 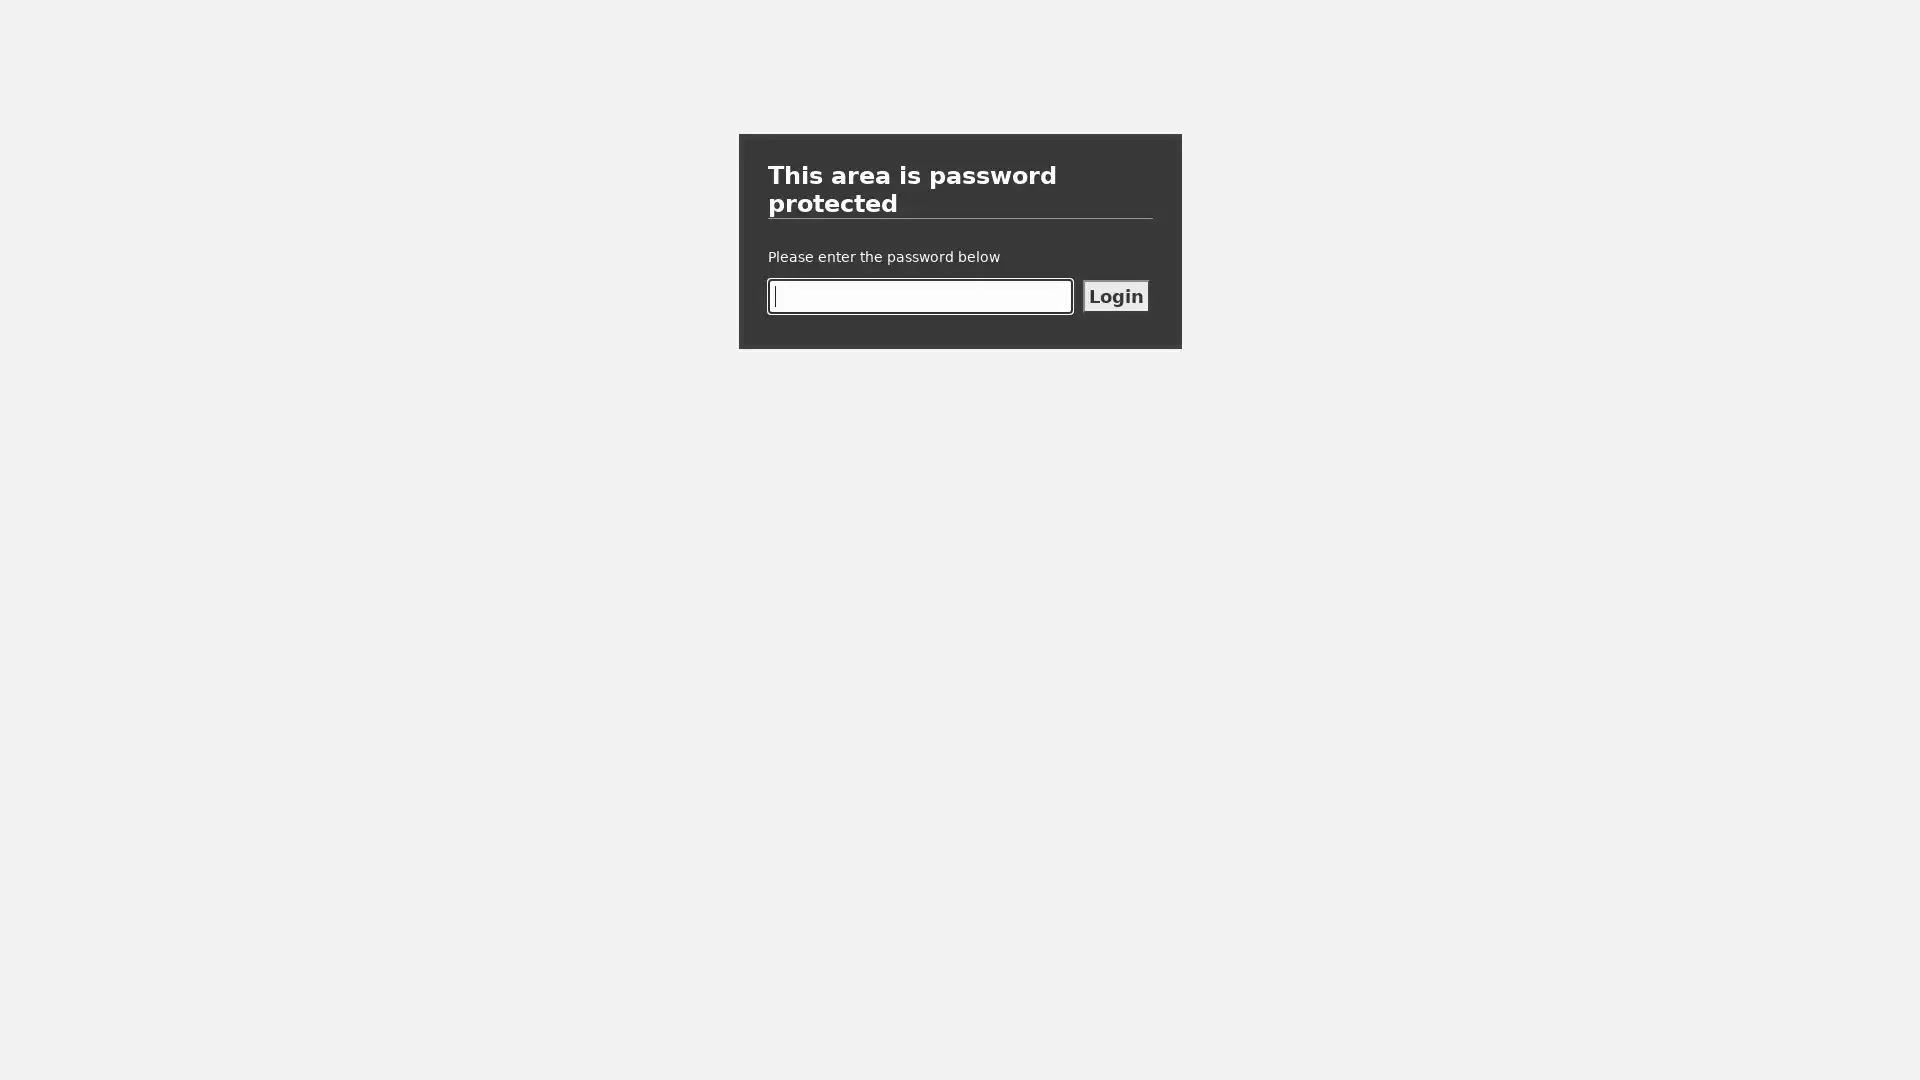 I want to click on Login, so click(x=1114, y=296).